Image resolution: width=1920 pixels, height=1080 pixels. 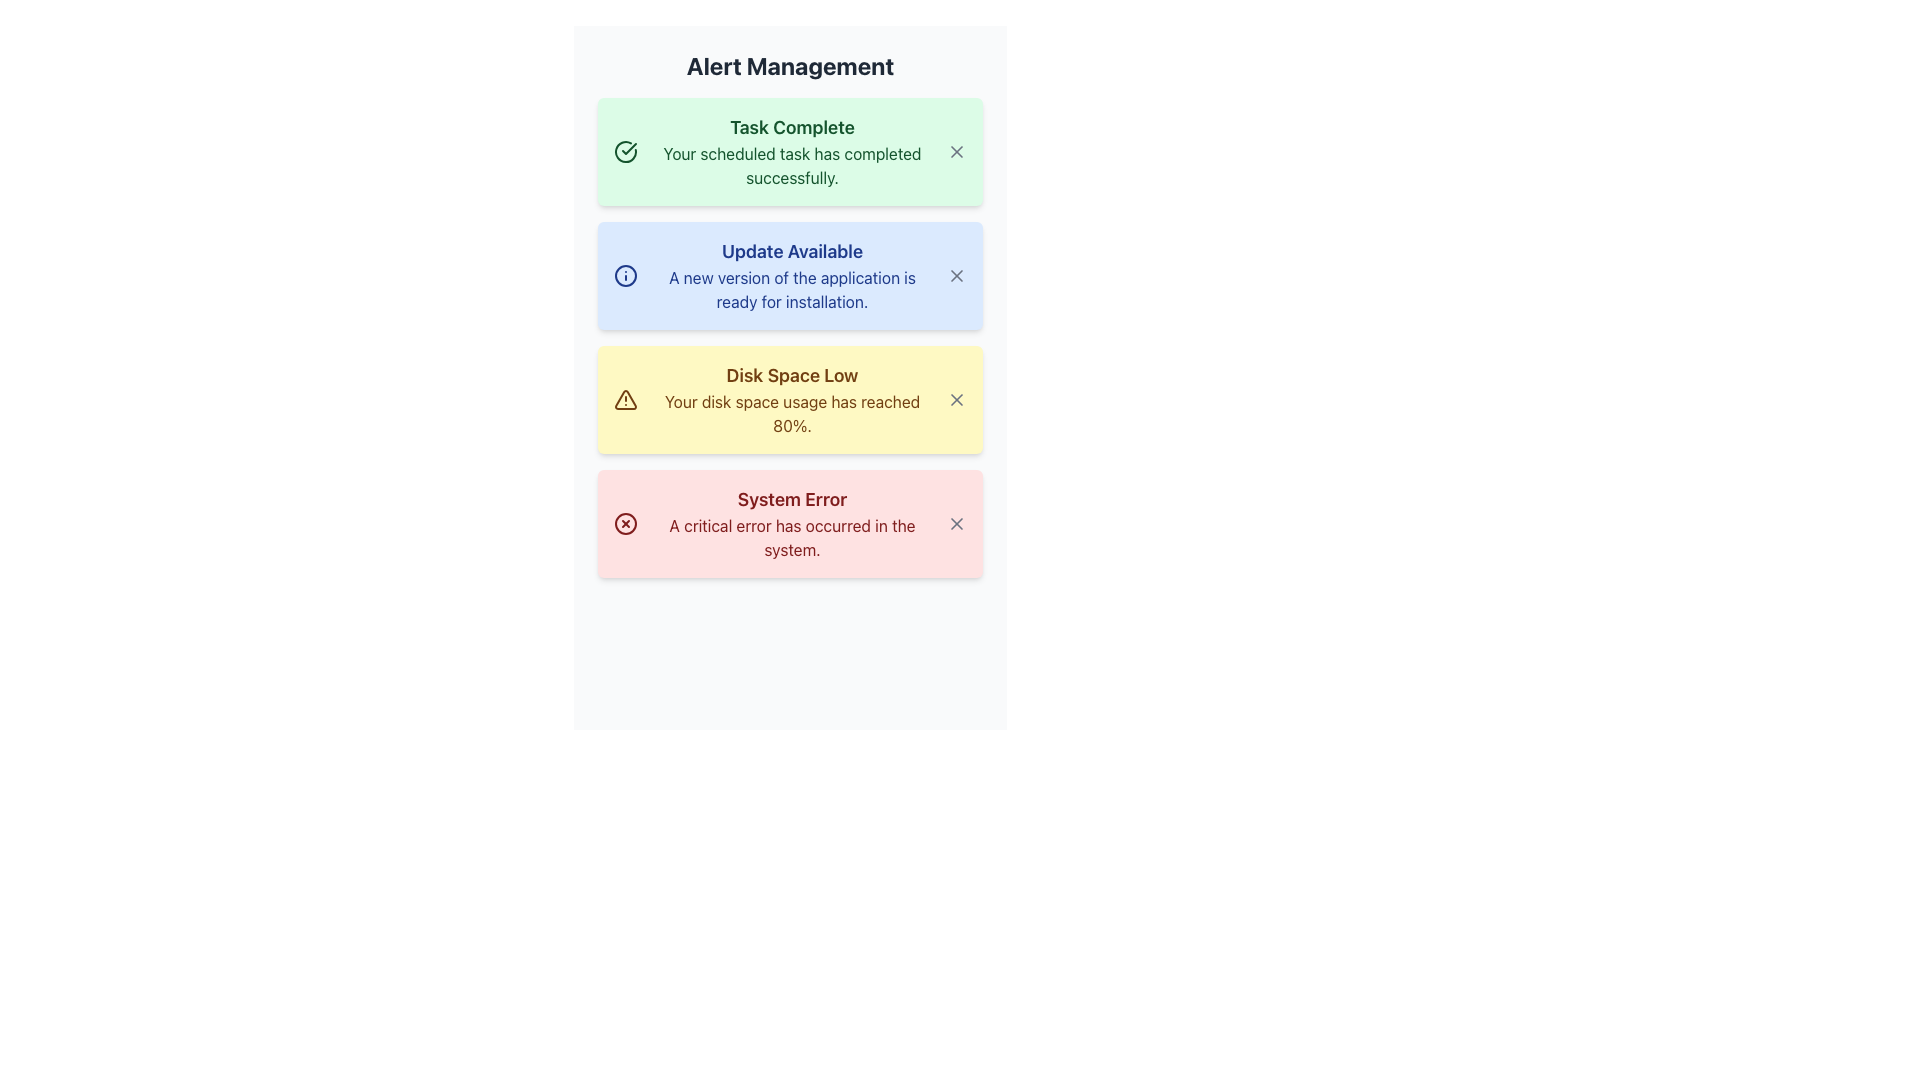 What do you see at coordinates (791, 127) in the screenshot?
I see `the text label that reads 'Task Complete', which is styled in bold and larger font within a green background panel located at the top of the notification list` at bounding box center [791, 127].